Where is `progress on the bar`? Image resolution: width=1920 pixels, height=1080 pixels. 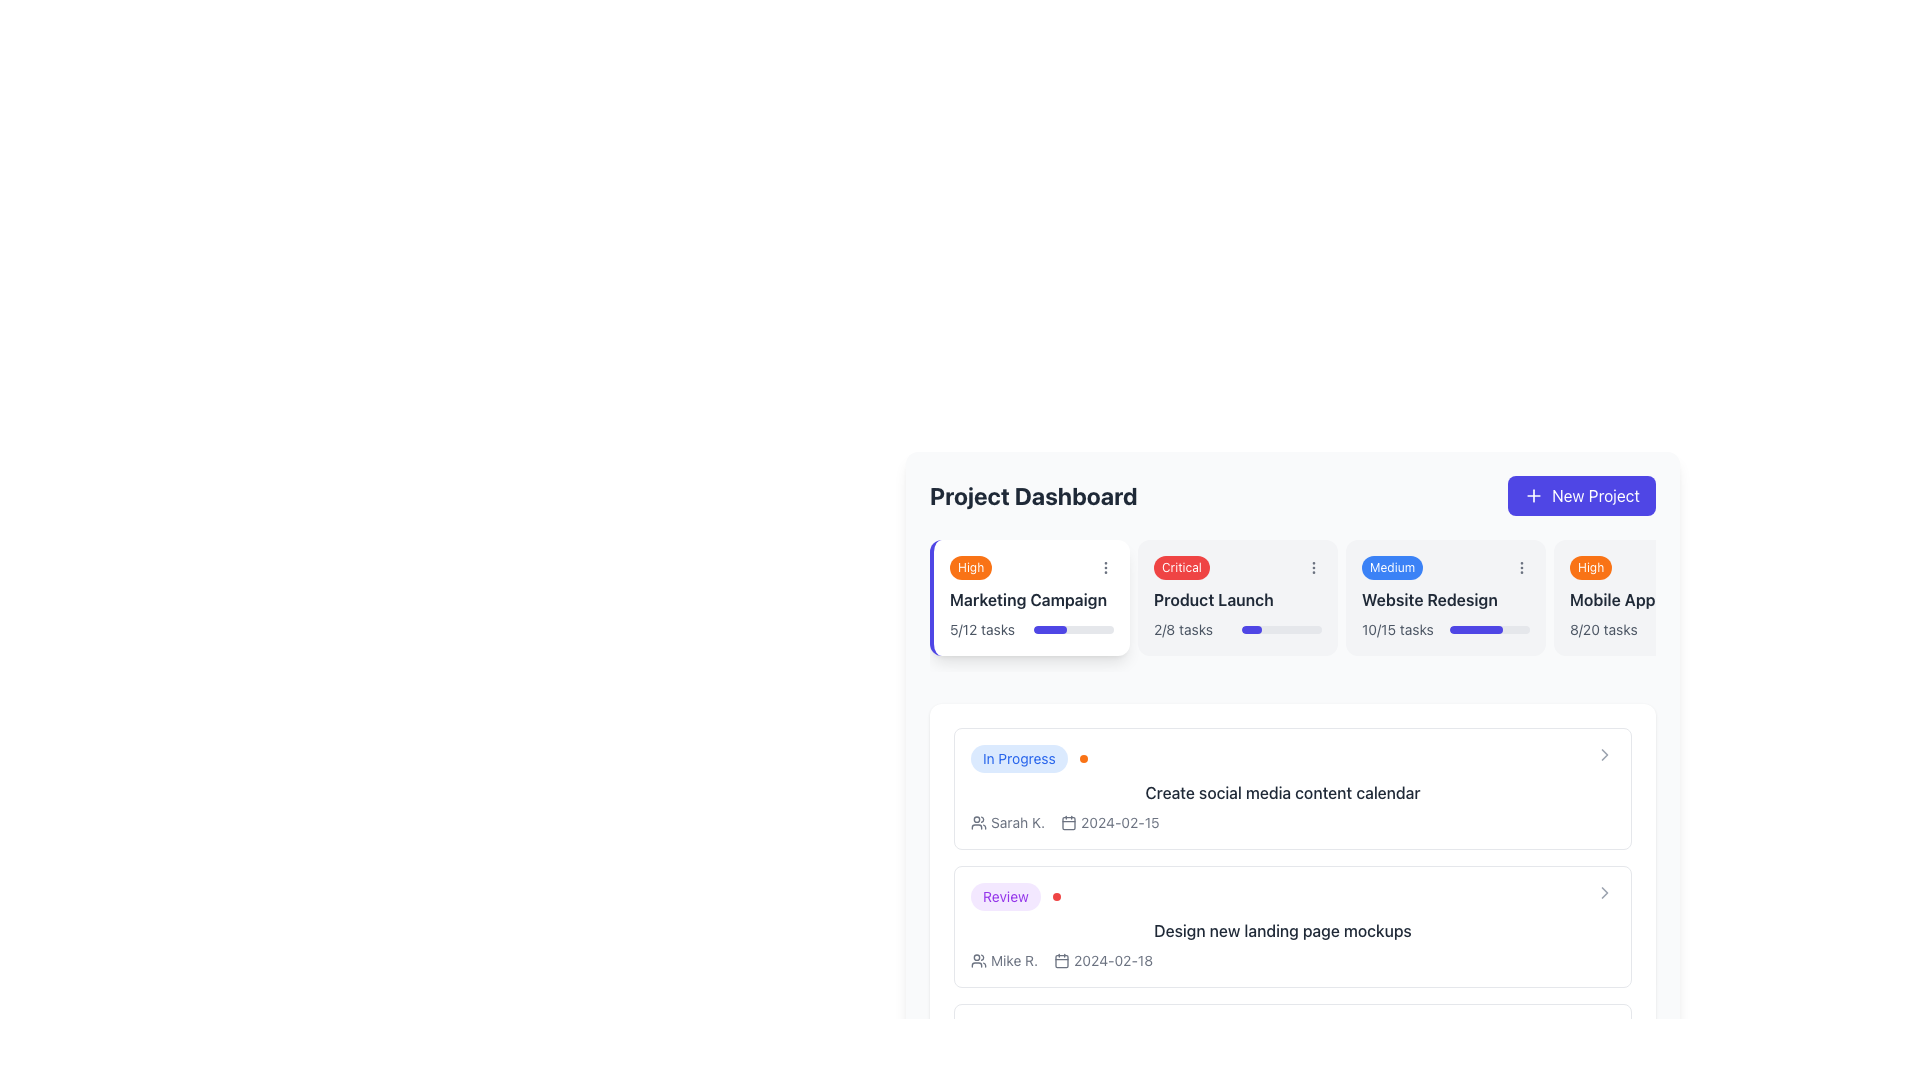
progress on the bar is located at coordinates (1103, 628).